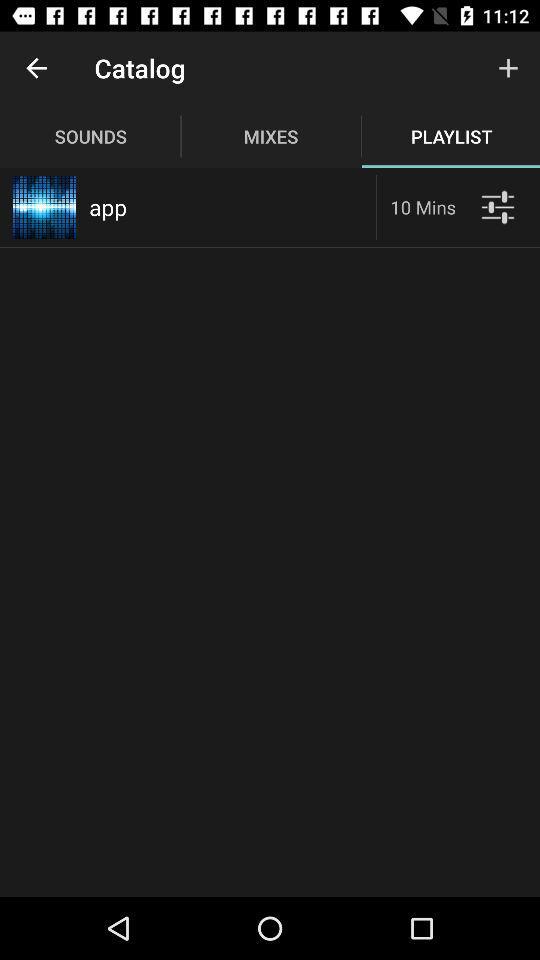 Image resolution: width=540 pixels, height=960 pixels. Describe the element at coordinates (496, 207) in the screenshot. I see `show noise options` at that location.